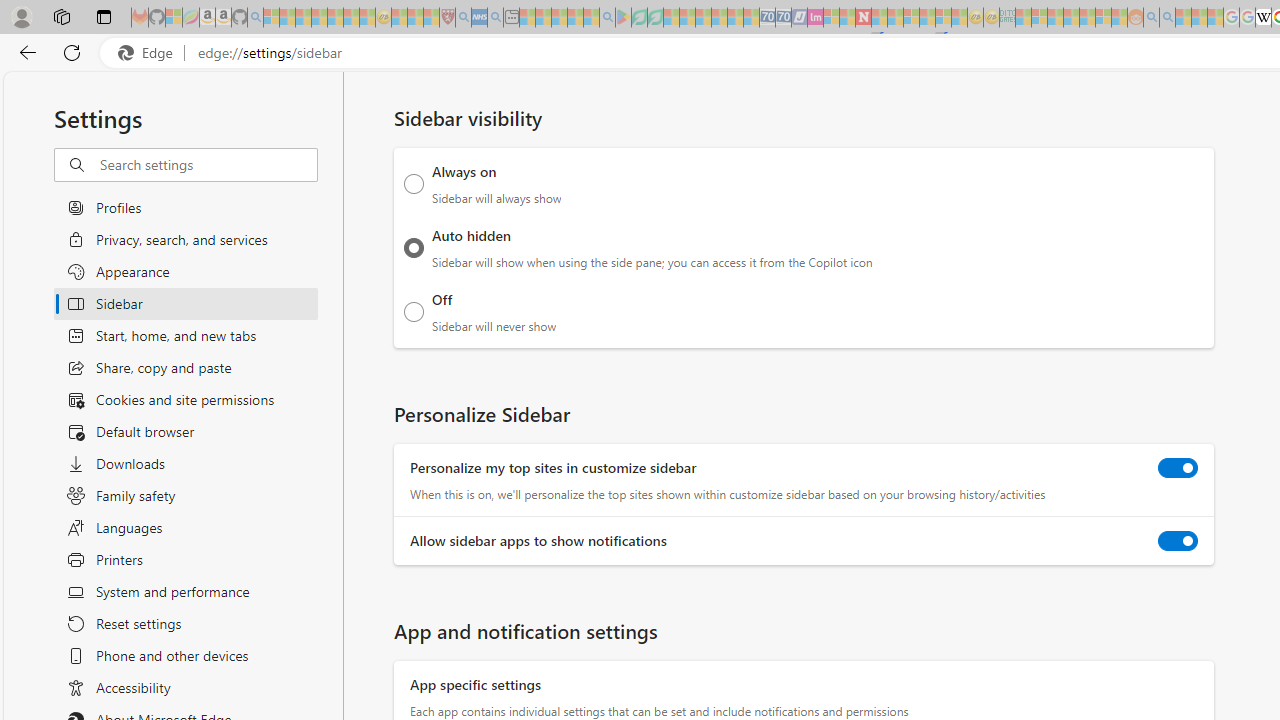  I want to click on 'utah sues federal government - Search - Sleeping', so click(495, 17).